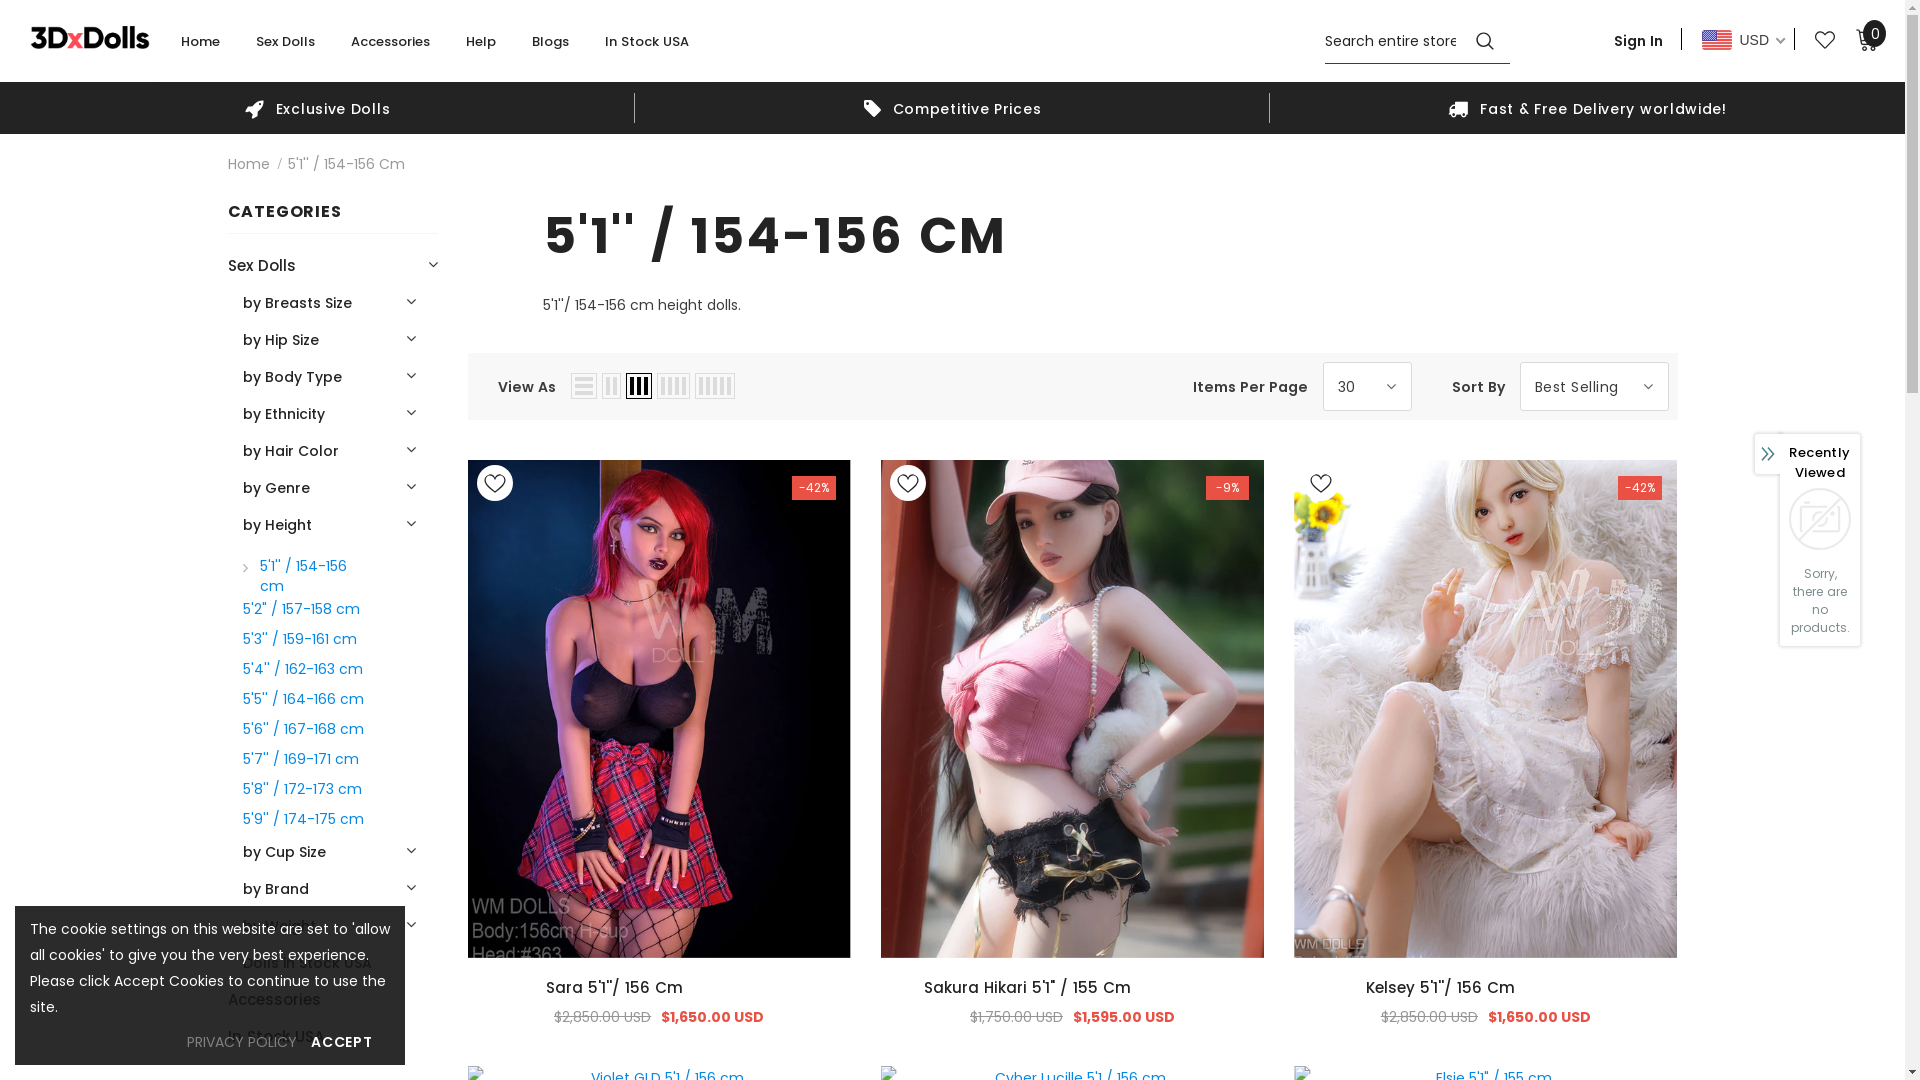 The image size is (1920, 1080). Describe the element at coordinates (316, 108) in the screenshot. I see `'Exclusive Dolls'` at that location.